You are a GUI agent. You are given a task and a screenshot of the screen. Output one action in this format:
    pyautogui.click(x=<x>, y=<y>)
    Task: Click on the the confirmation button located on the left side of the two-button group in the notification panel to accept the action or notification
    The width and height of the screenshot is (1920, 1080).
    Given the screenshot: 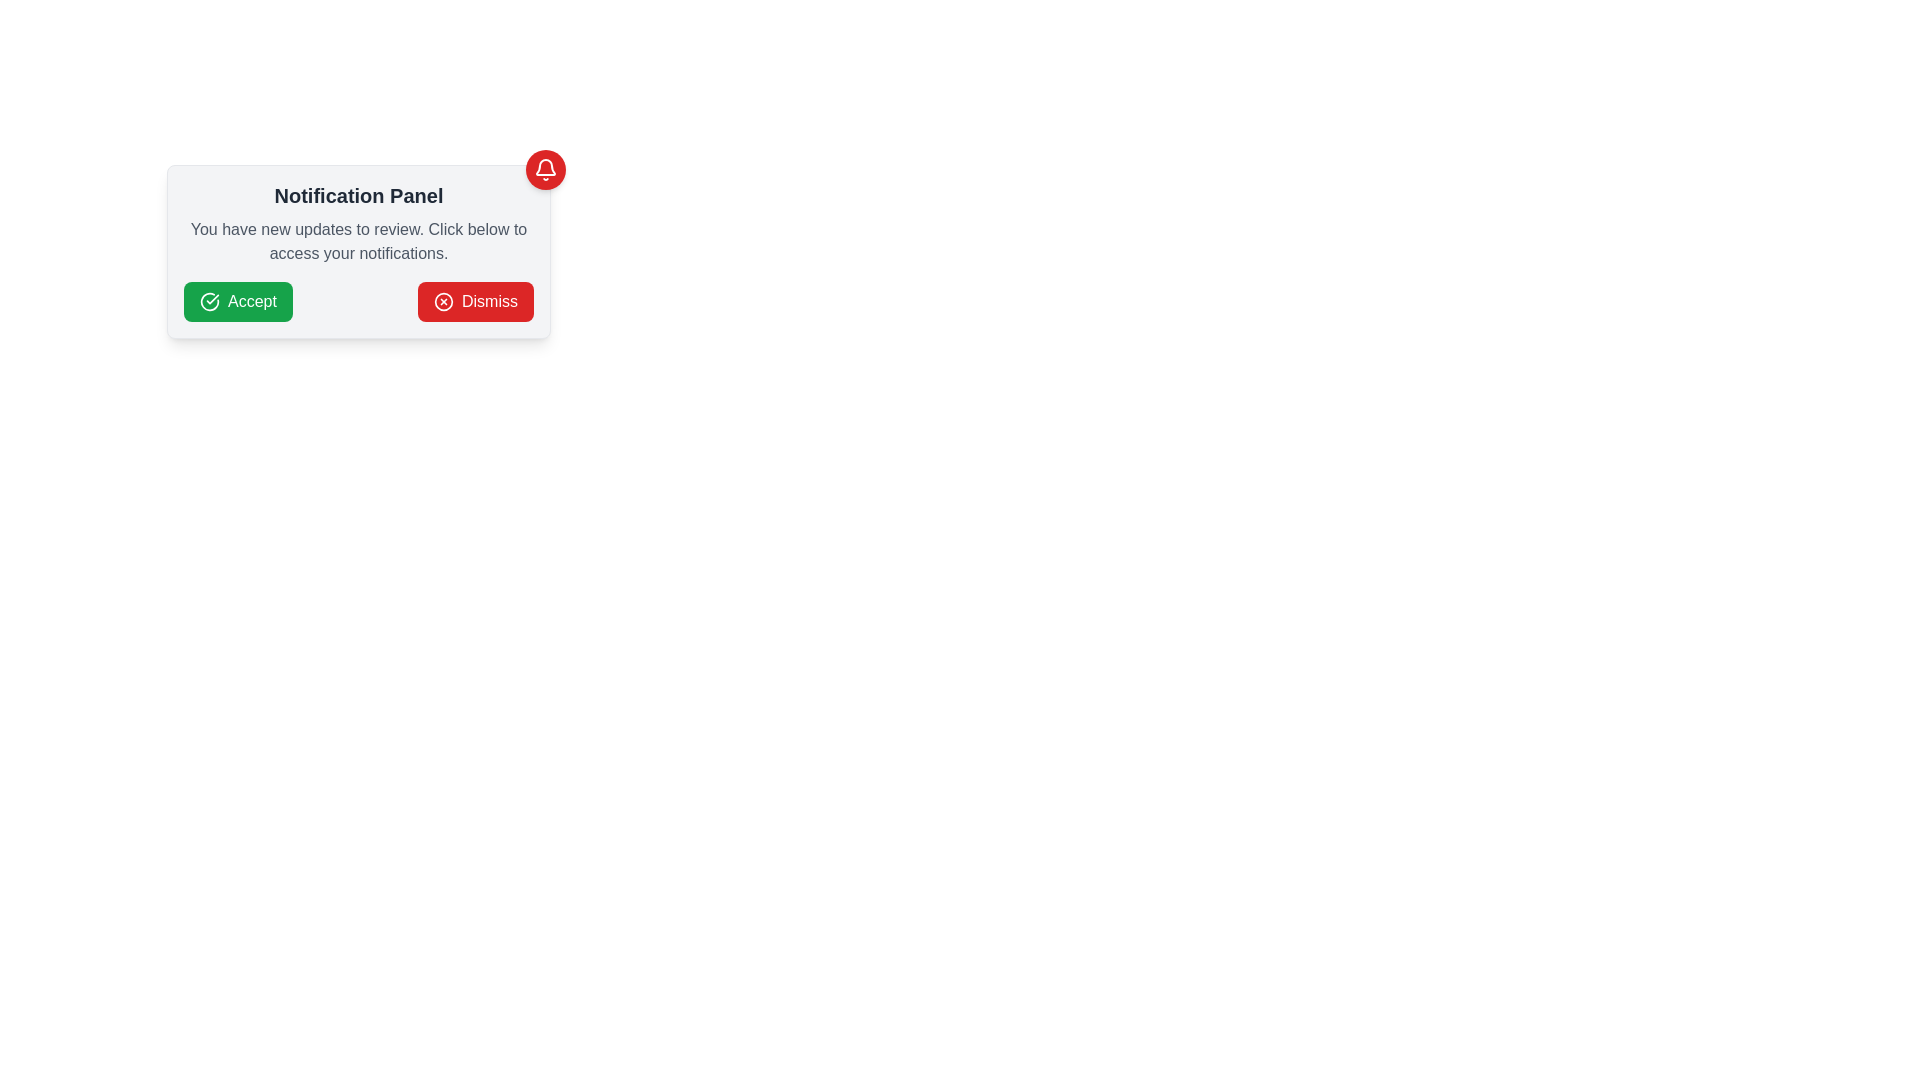 What is the action you would take?
    pyautogui.click(x=238, y=301)
    